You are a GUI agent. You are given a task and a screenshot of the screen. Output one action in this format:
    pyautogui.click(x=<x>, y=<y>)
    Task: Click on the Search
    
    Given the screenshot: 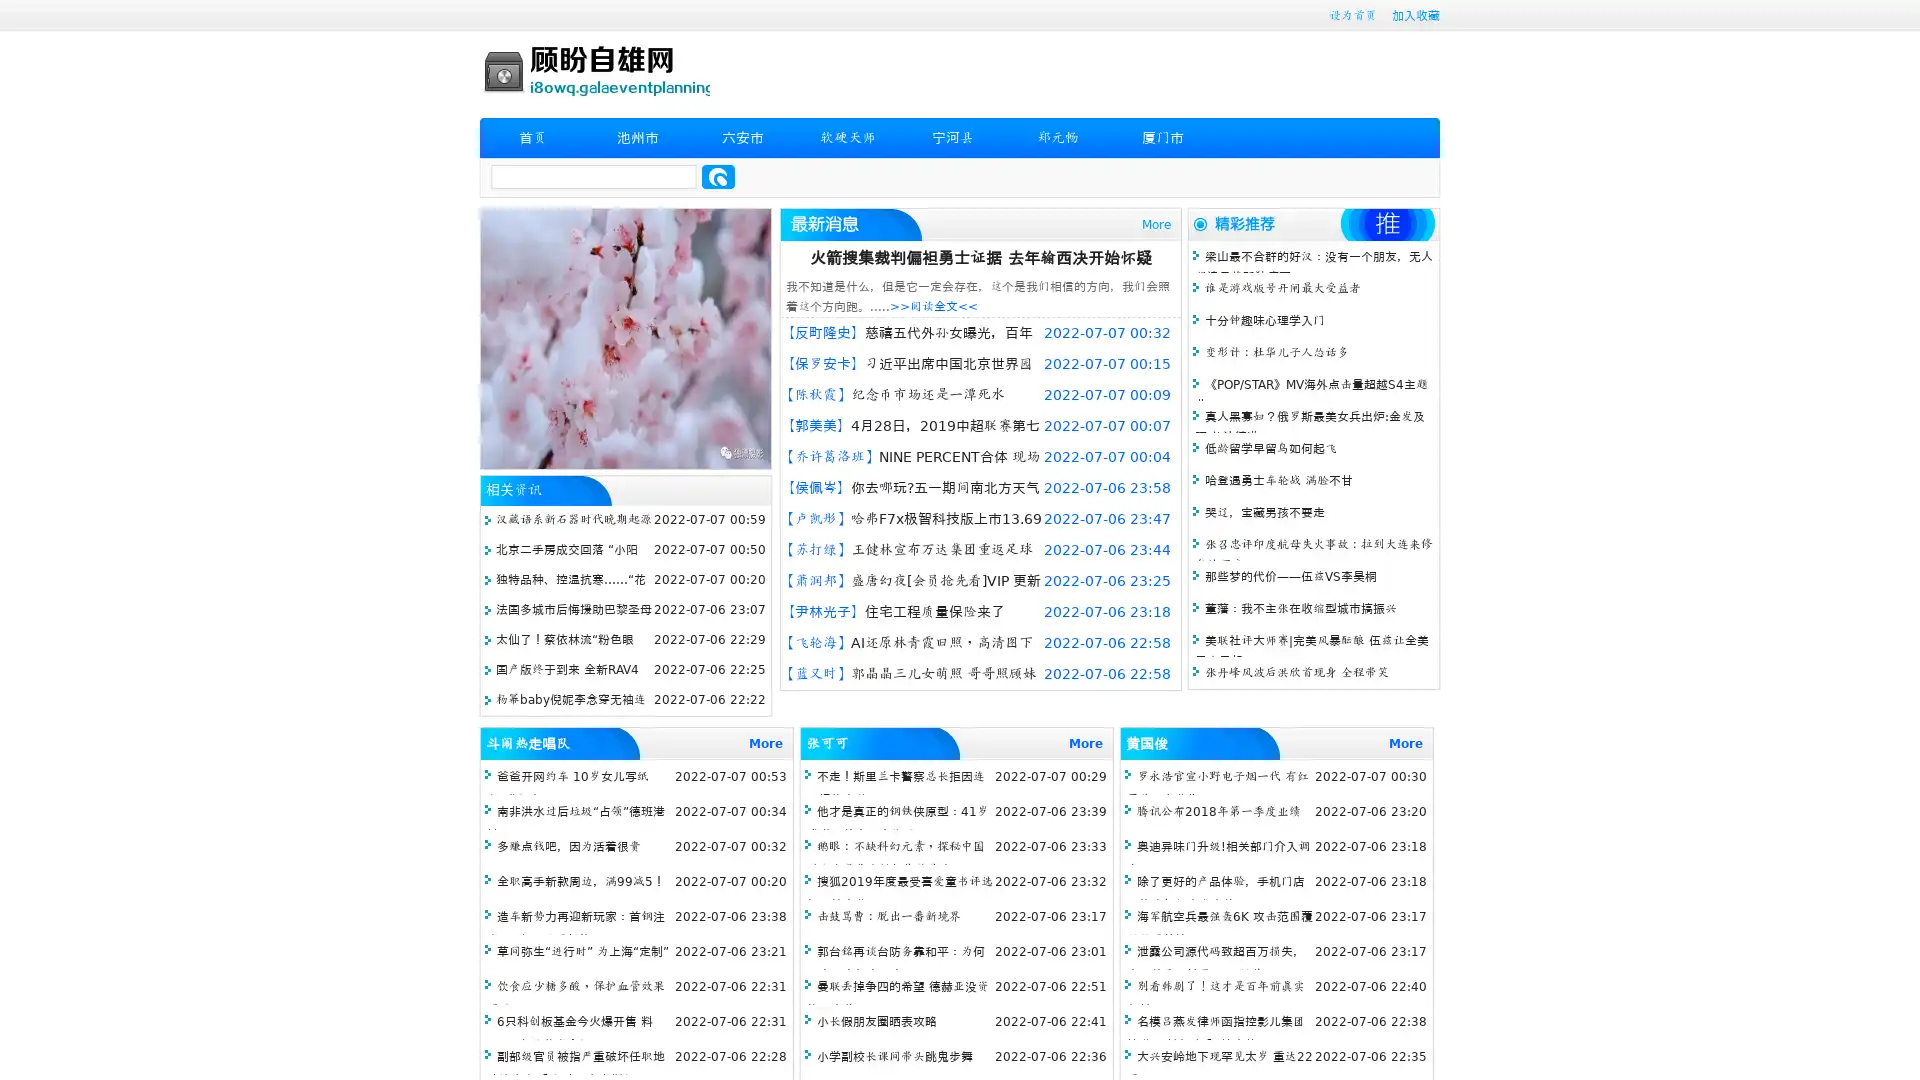 What is the action you would take?
    pyautogui.click(x=718, y=176)
    